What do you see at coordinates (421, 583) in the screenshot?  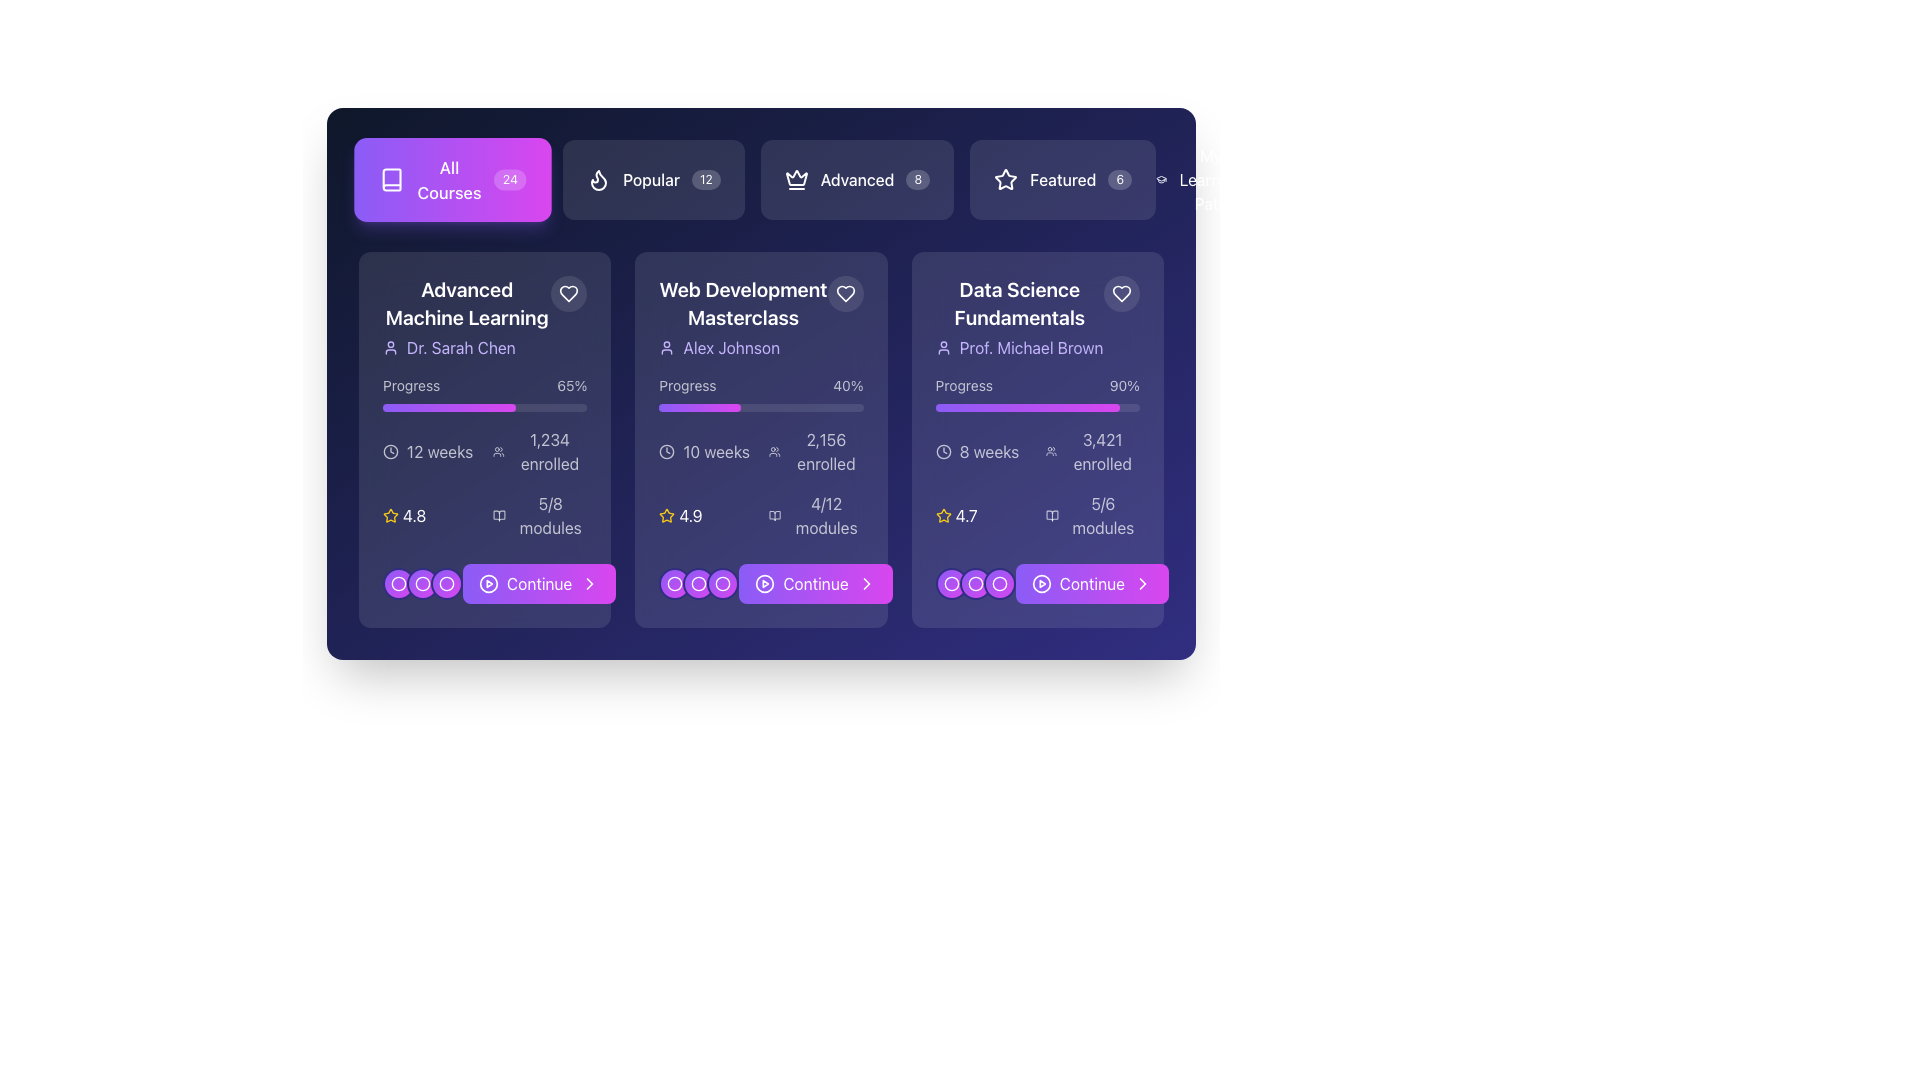 I see `the second circular button in the group of three at the bottom left of the 'Advanced Machine Learning' card` at bounding box center [421, 583].